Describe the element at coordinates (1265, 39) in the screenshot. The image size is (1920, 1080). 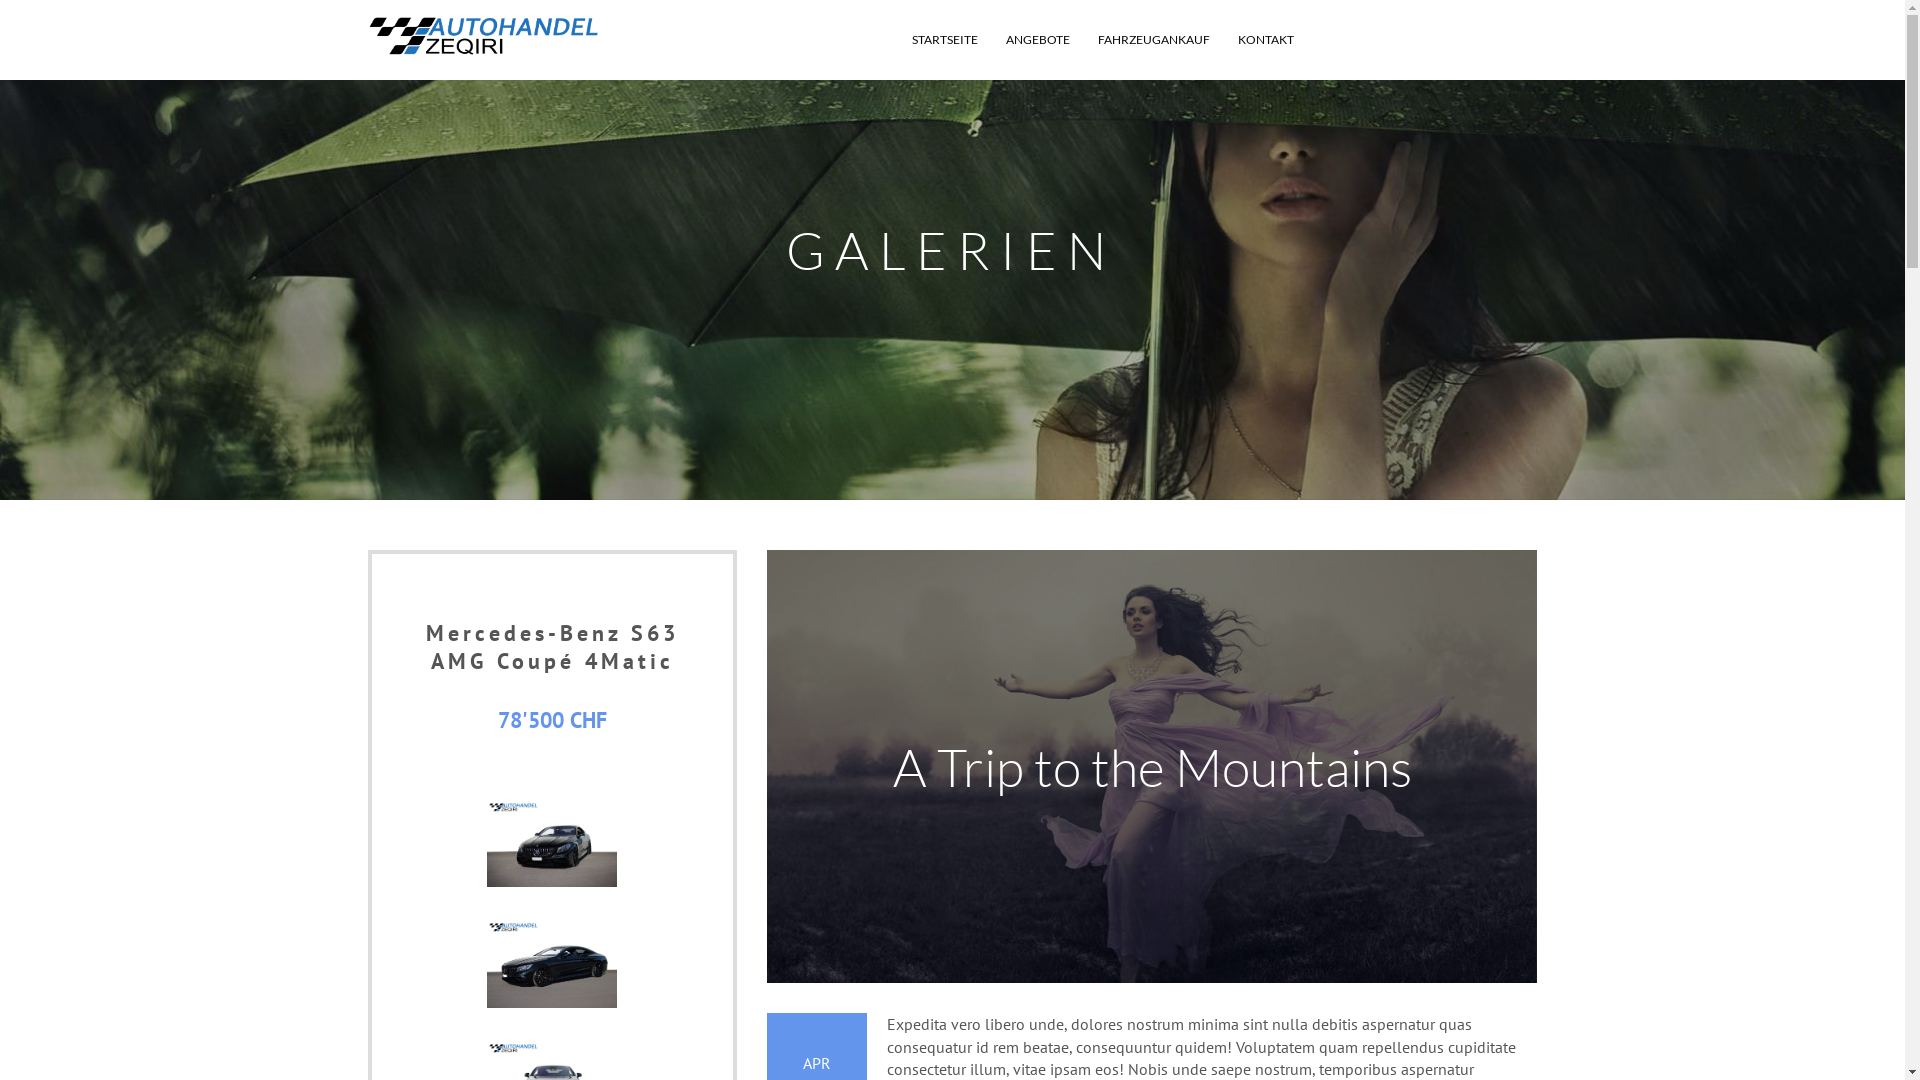
I see `'KONTAKT'` at that location.